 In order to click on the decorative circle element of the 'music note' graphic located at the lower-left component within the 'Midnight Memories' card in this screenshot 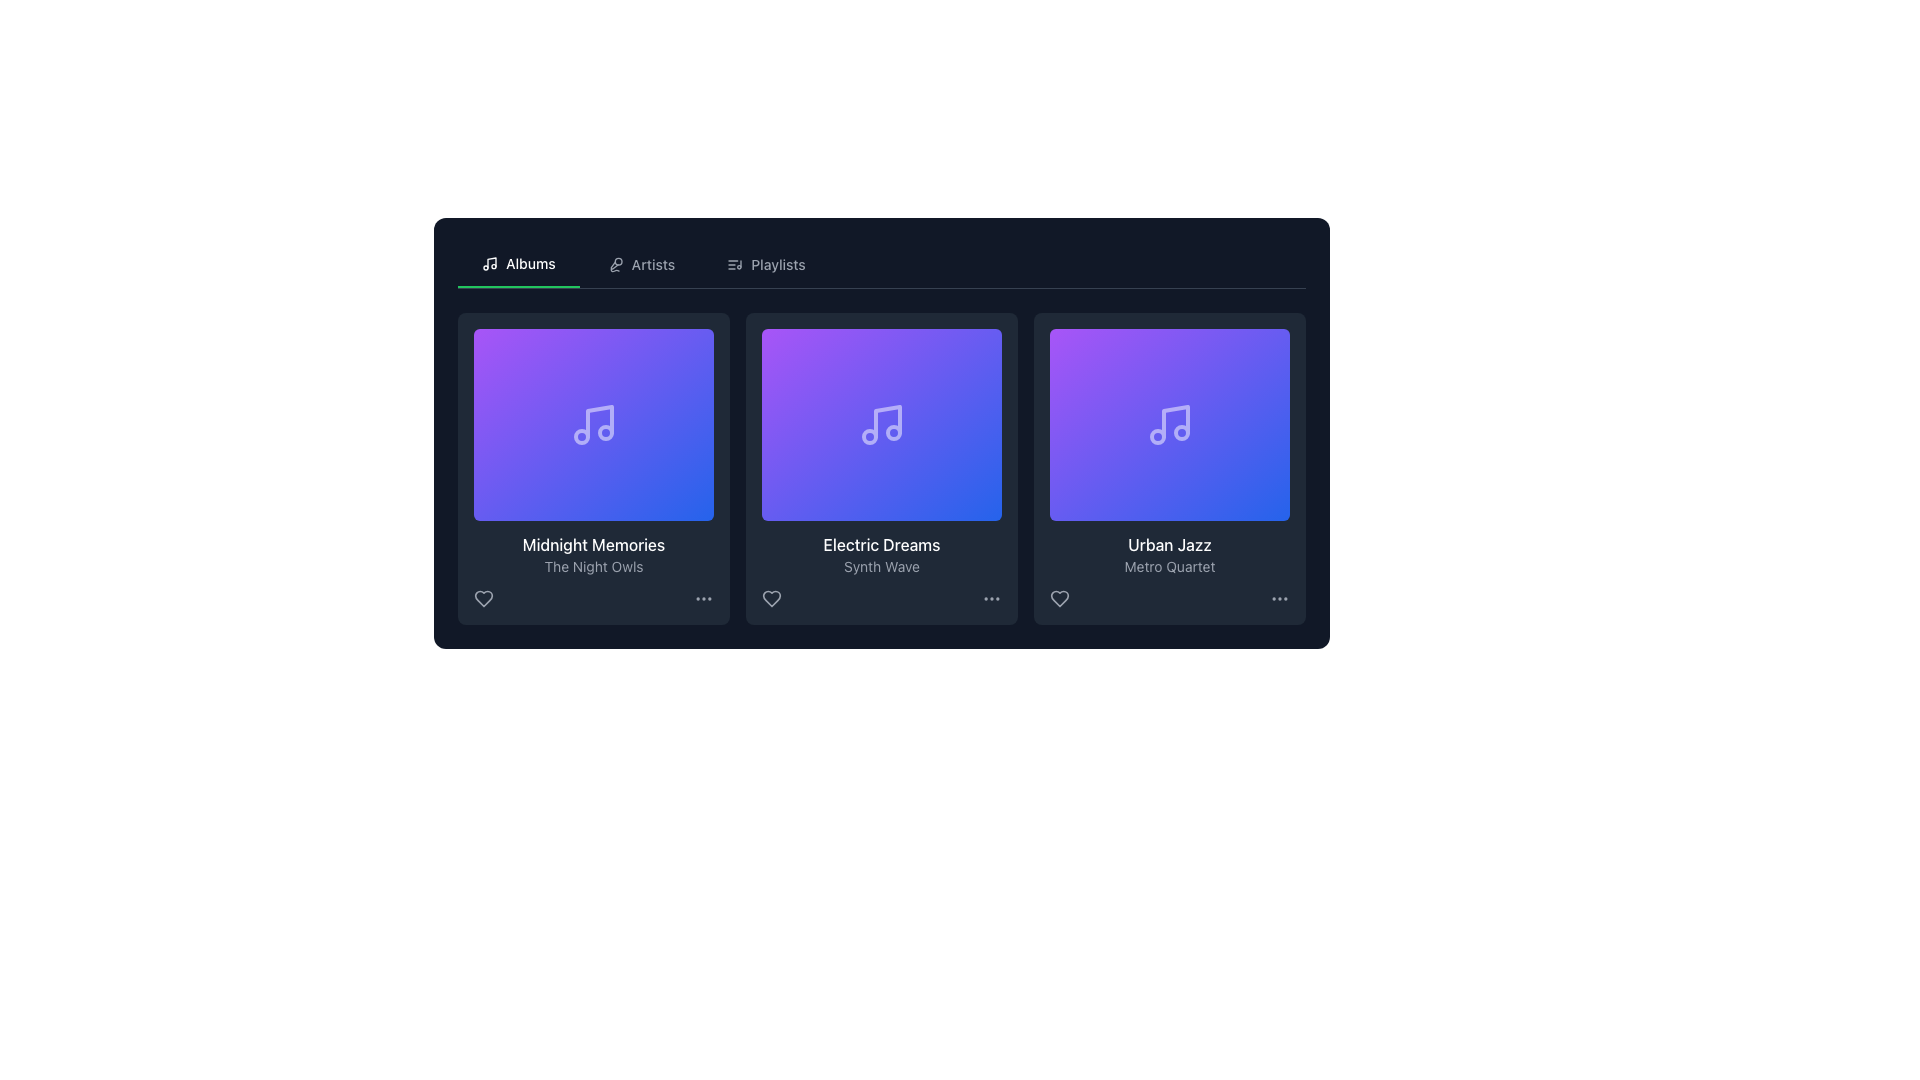, I will do `click(580, 435)`.